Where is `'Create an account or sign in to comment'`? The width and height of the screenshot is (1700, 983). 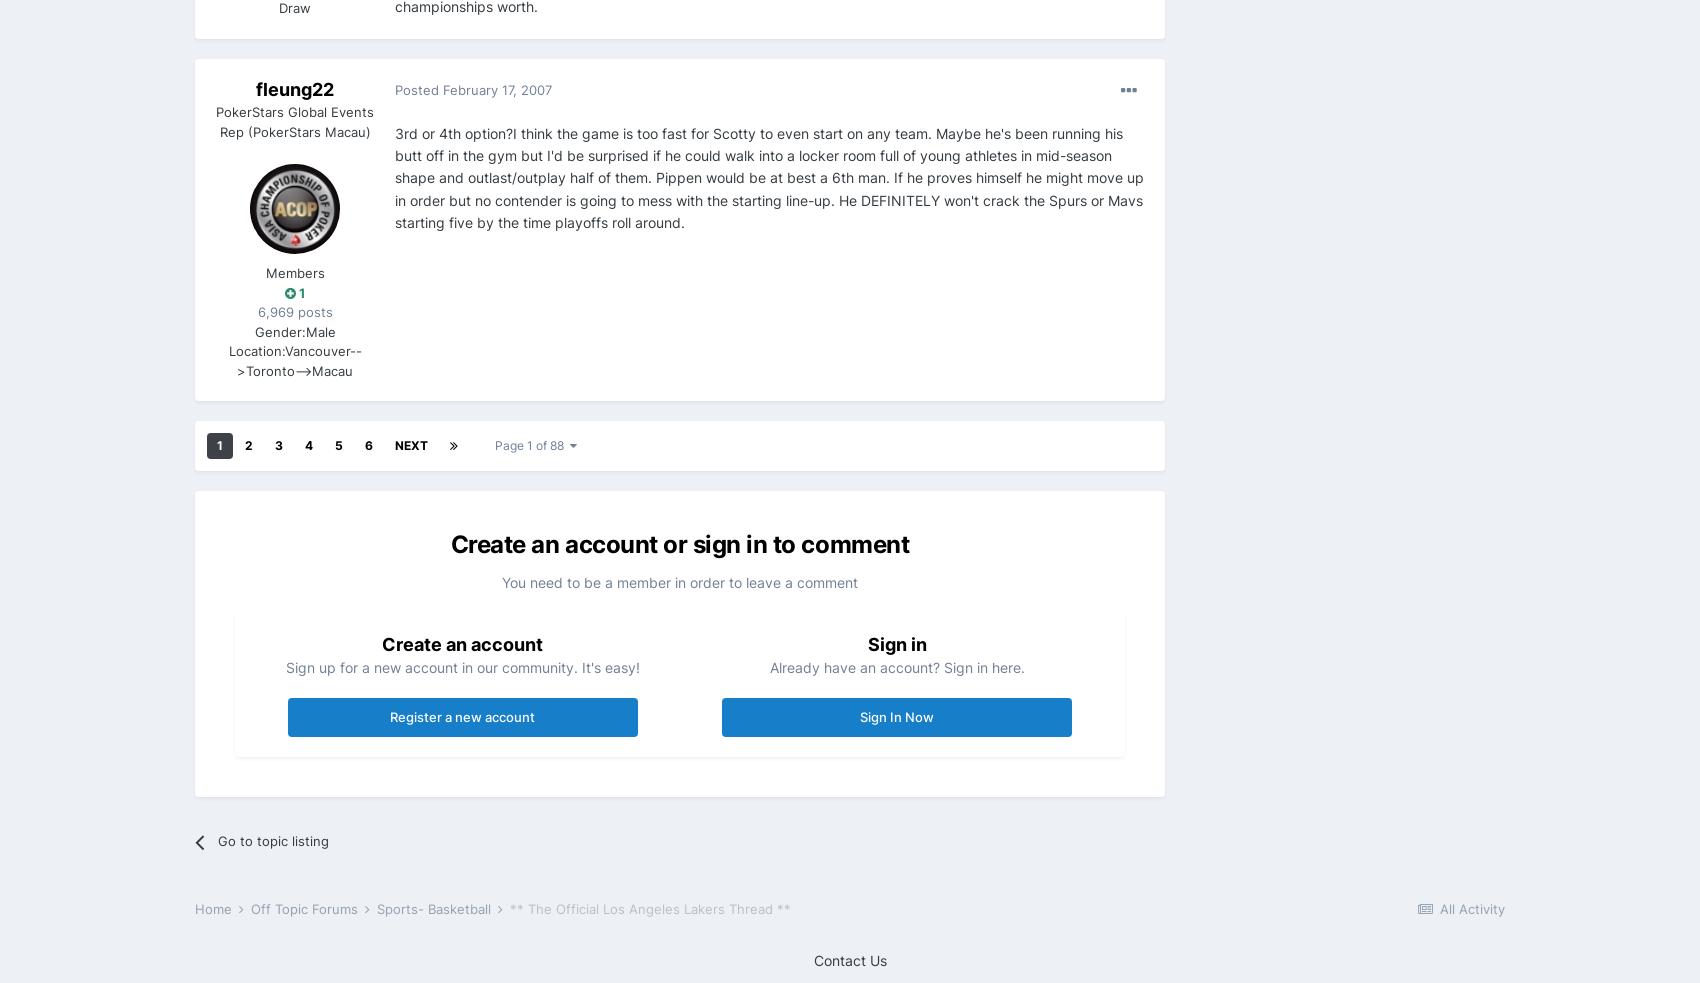 'Create an account or sign in to comment' is located at coordinates (679, 544).